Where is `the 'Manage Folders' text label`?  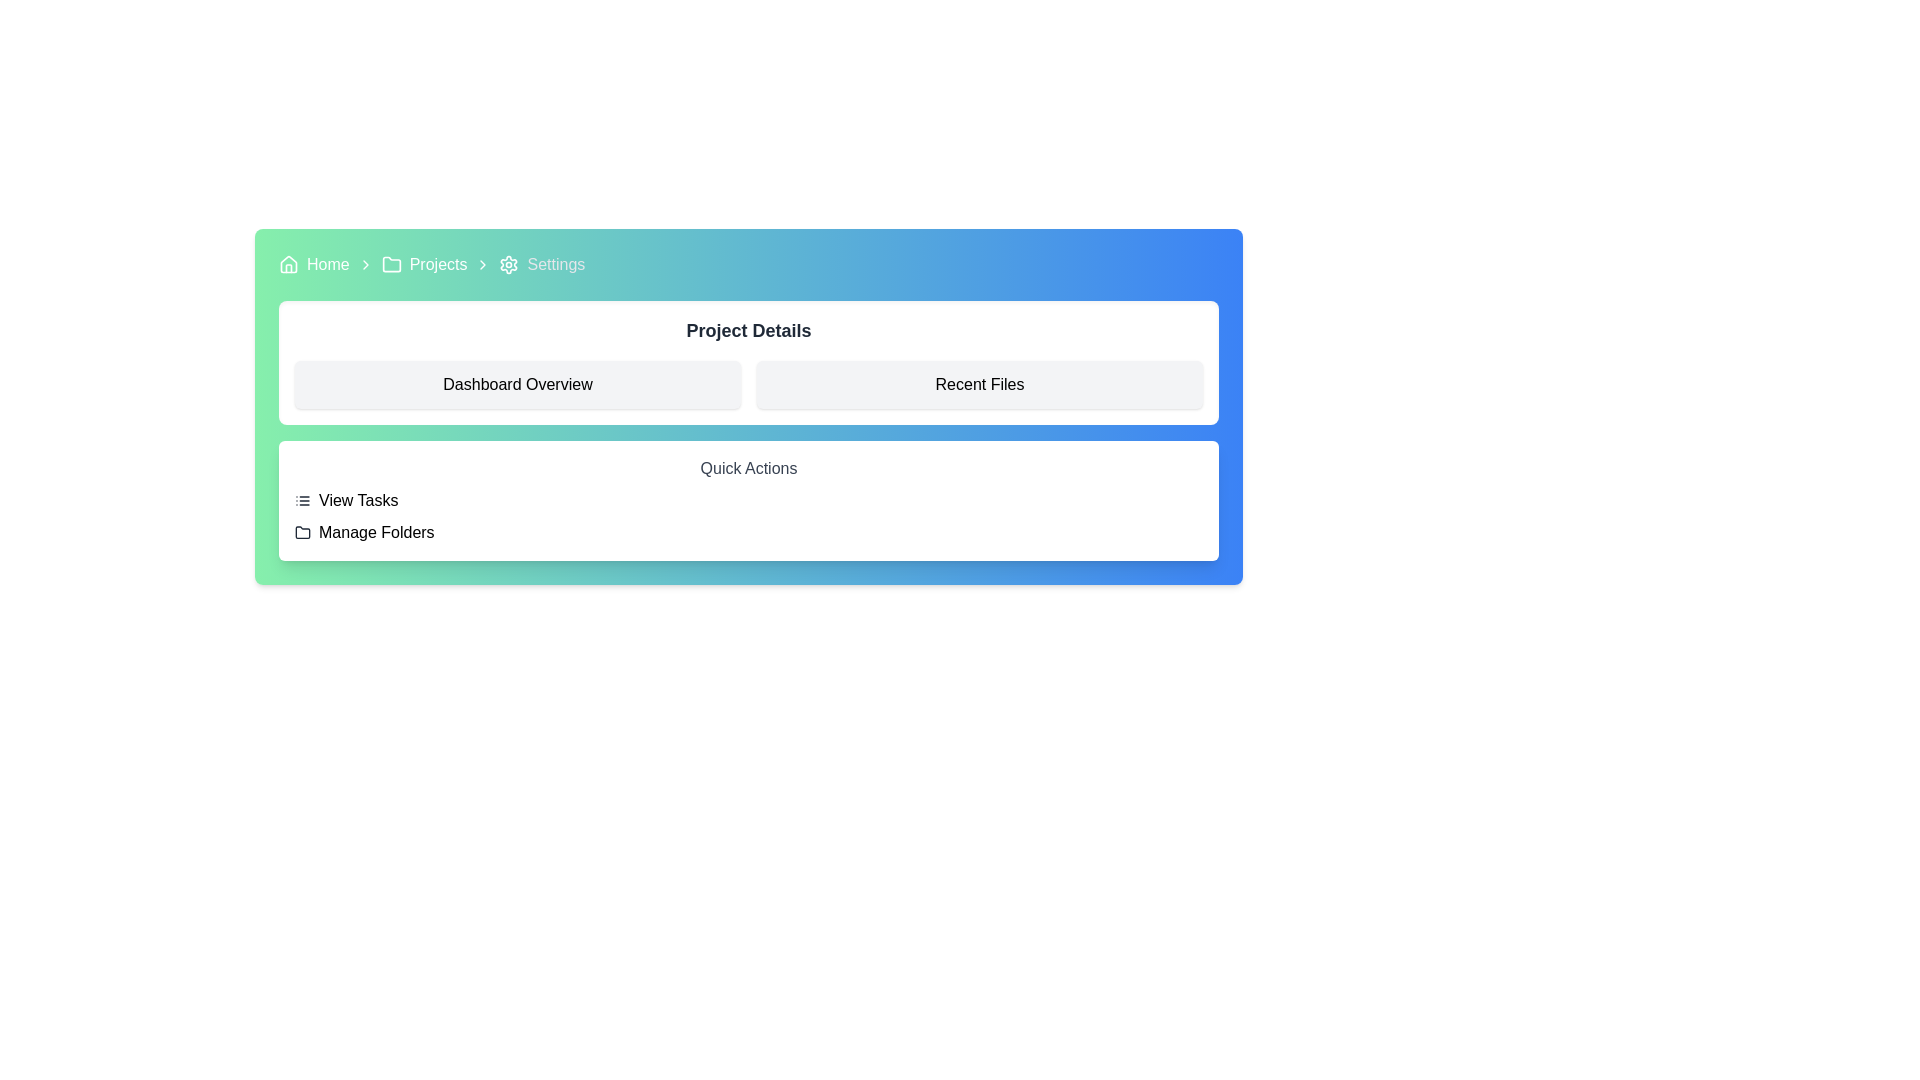 the 'Manage Folders' text label is located at coordinates (376, 531).